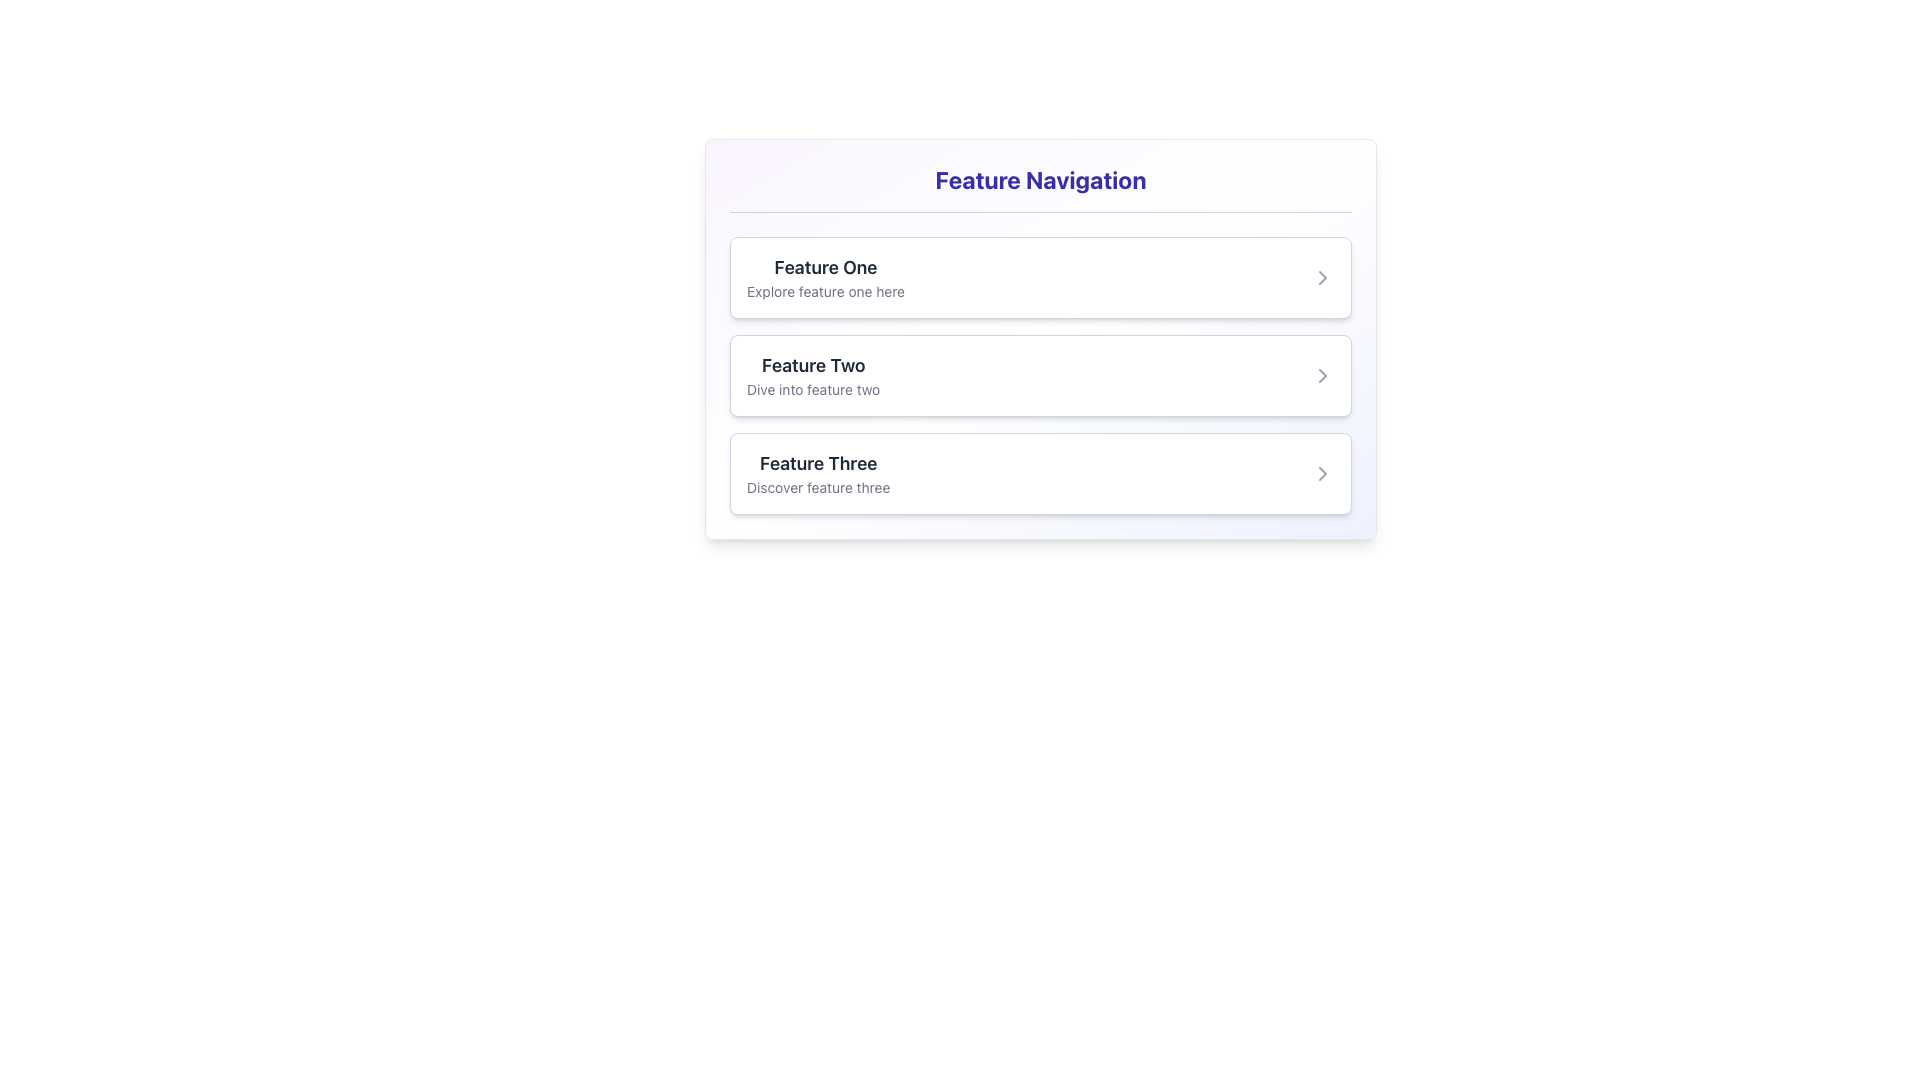 The width and height of the screenshot is (1920, 1080). Describe the element at coordinates (1323, 375) in the screenshot. I see `the right-pointing chevron icon styled in gray located at the far-right end of the card labeled 'Feature Two'` at that location.